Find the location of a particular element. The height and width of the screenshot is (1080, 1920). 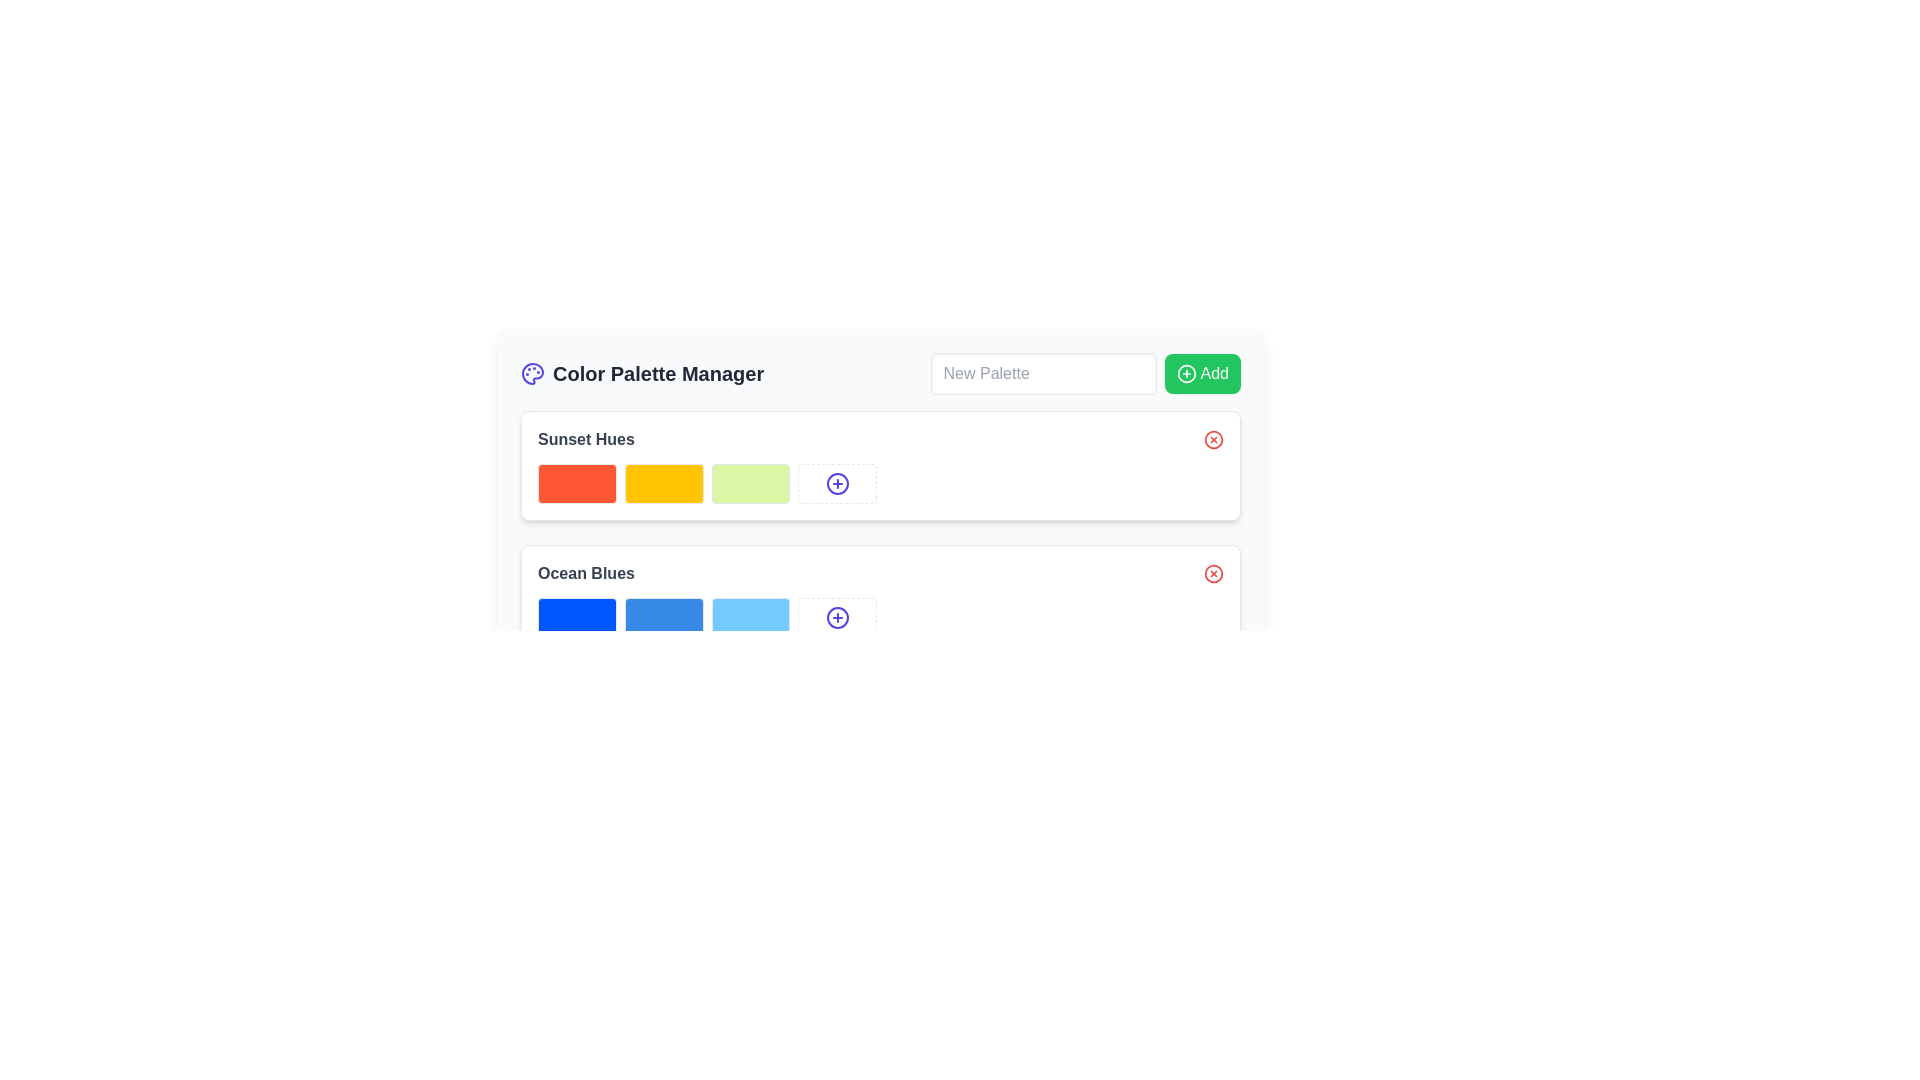

the visual representation of the color palette icon located in the top-left section of the user interface, adjacent to the title 'Color Palette Manager' is located at coordinates (532, 374).